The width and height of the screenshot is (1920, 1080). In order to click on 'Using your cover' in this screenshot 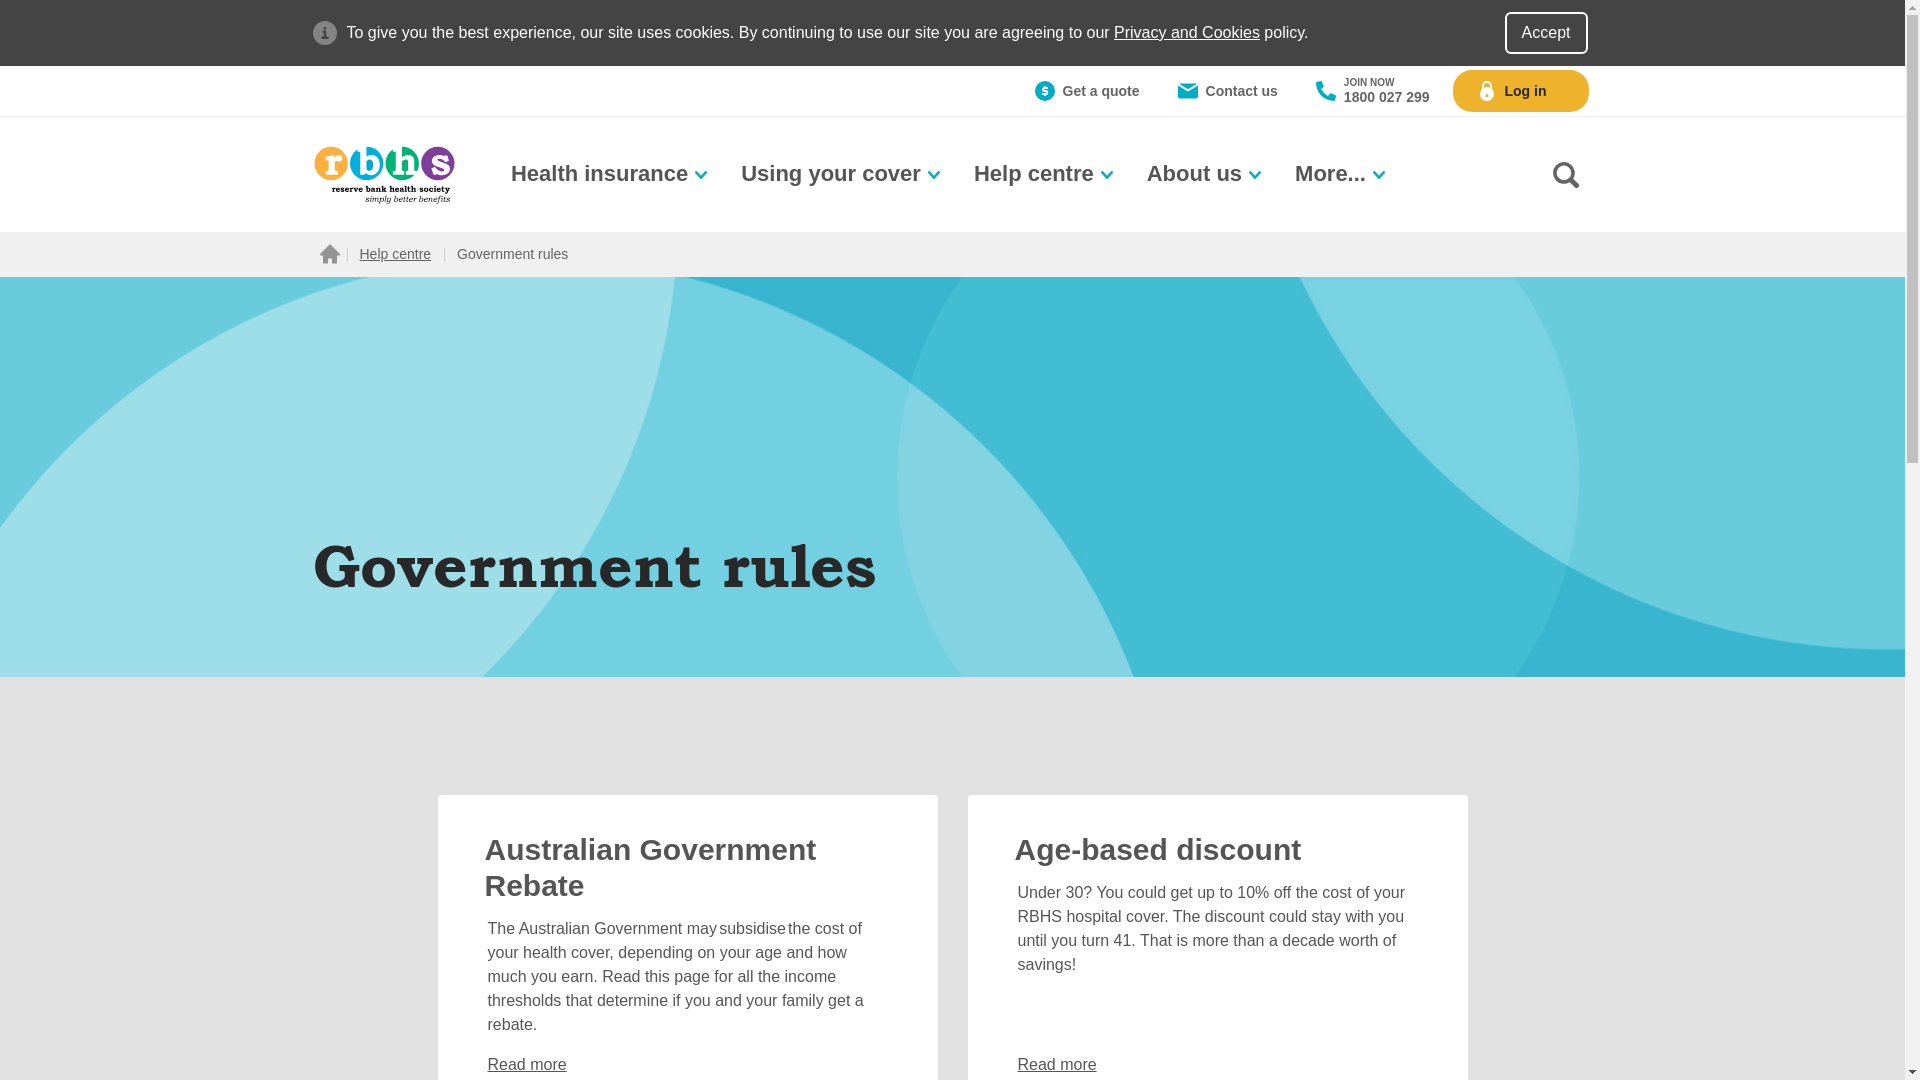, I will do `click(842, 173)`.